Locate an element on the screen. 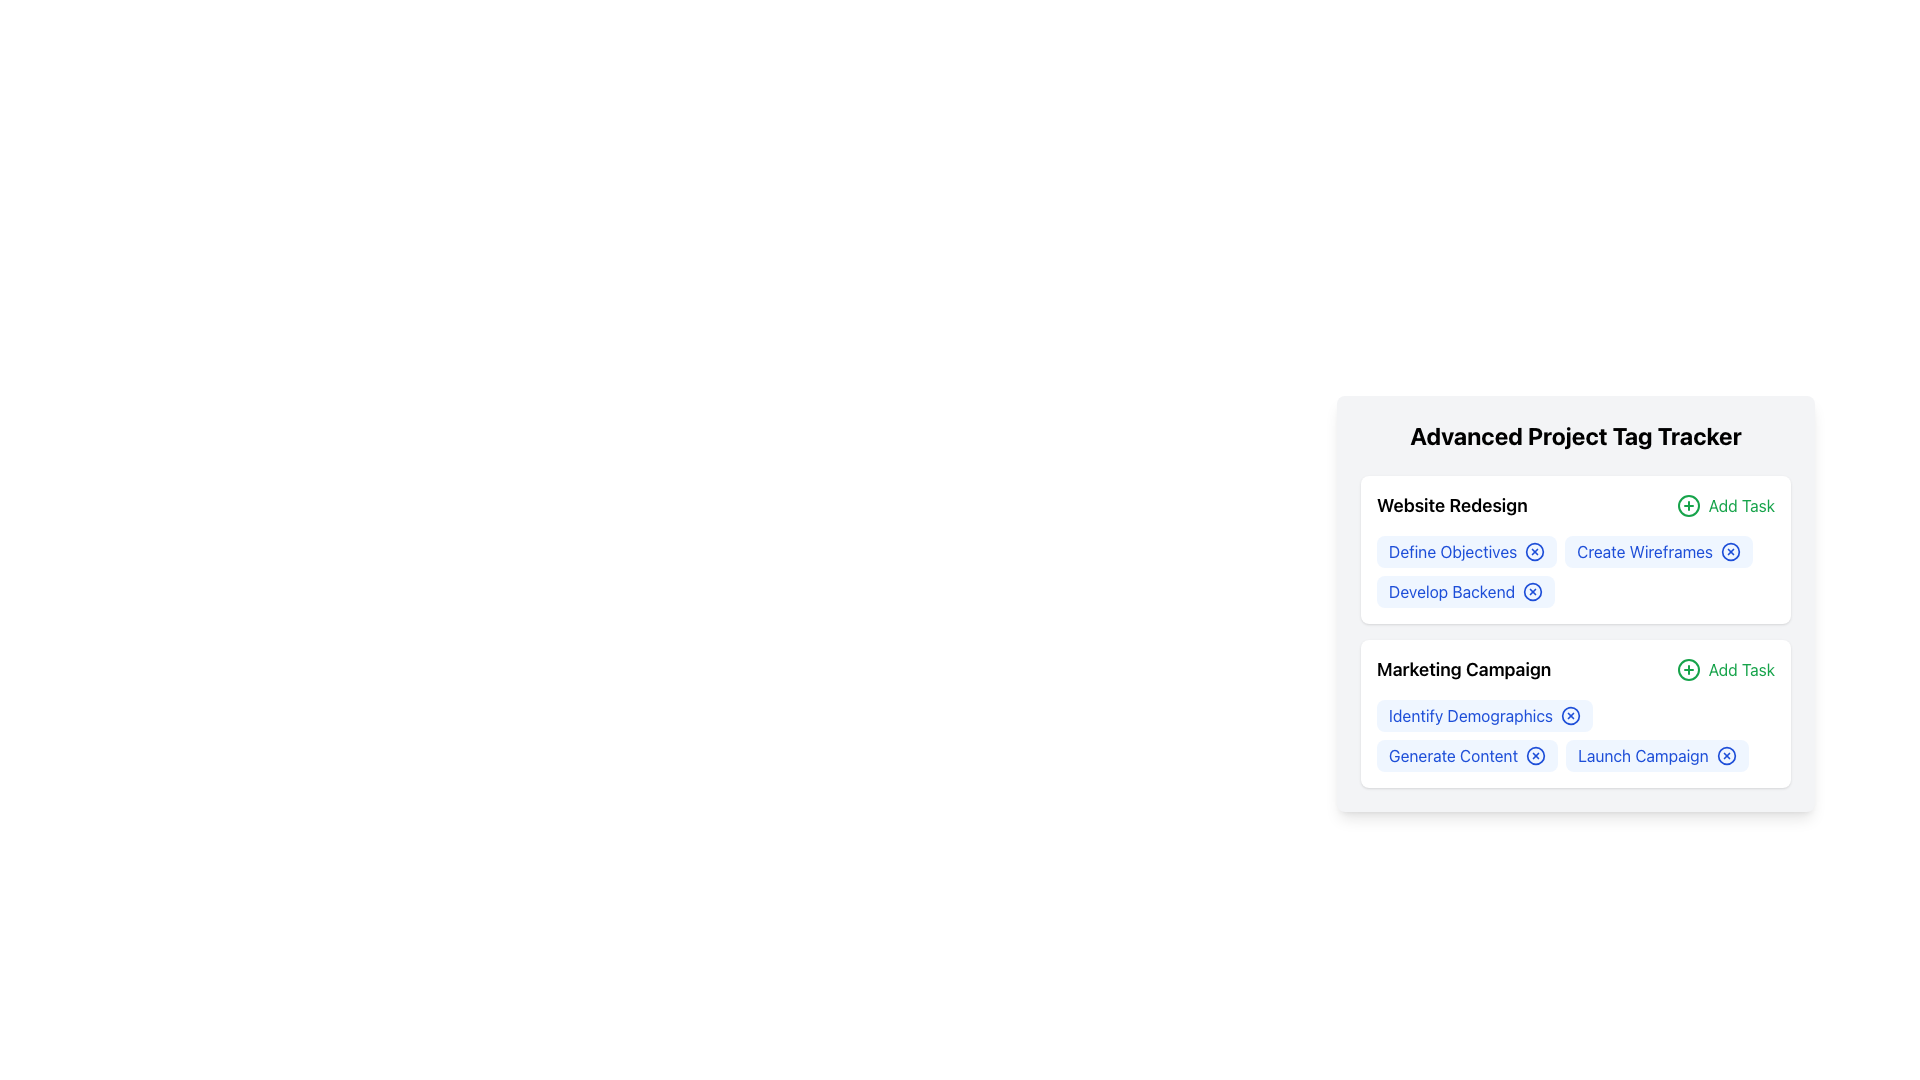 Image resolution: width=1920 pixels, height=1080 pixels. the 'Identify Demographics' button, which is the first button in the 'Marketing Campaign' section is located at coordinates (1484, 715).